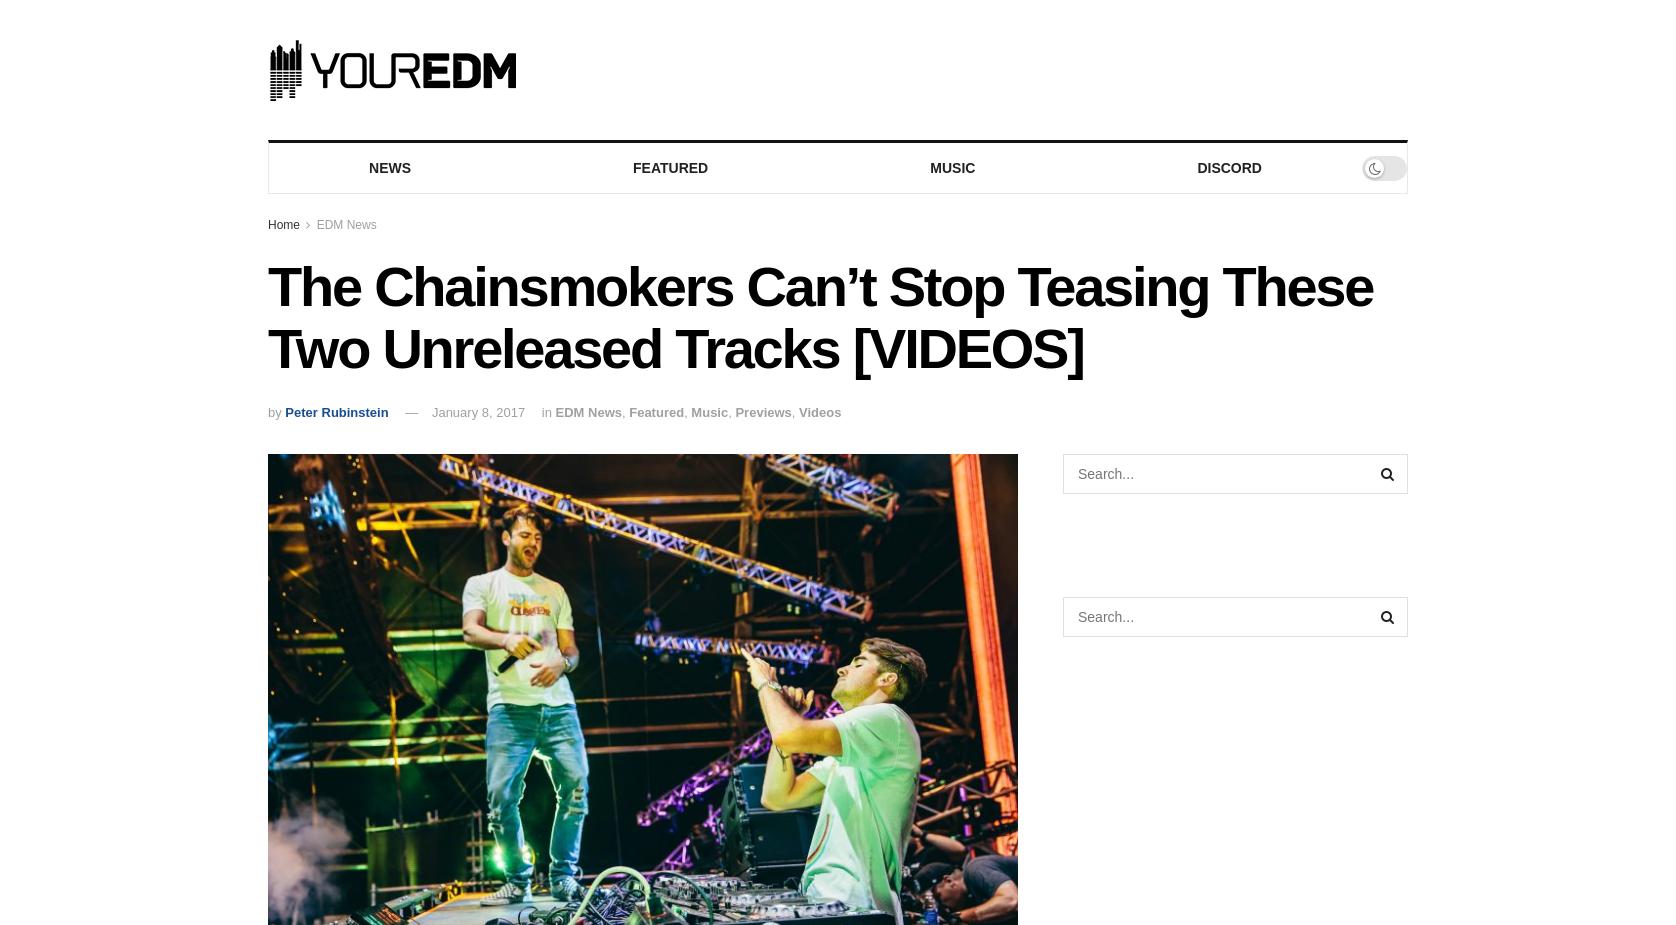  I want to click on 'in', so click(546, 410).